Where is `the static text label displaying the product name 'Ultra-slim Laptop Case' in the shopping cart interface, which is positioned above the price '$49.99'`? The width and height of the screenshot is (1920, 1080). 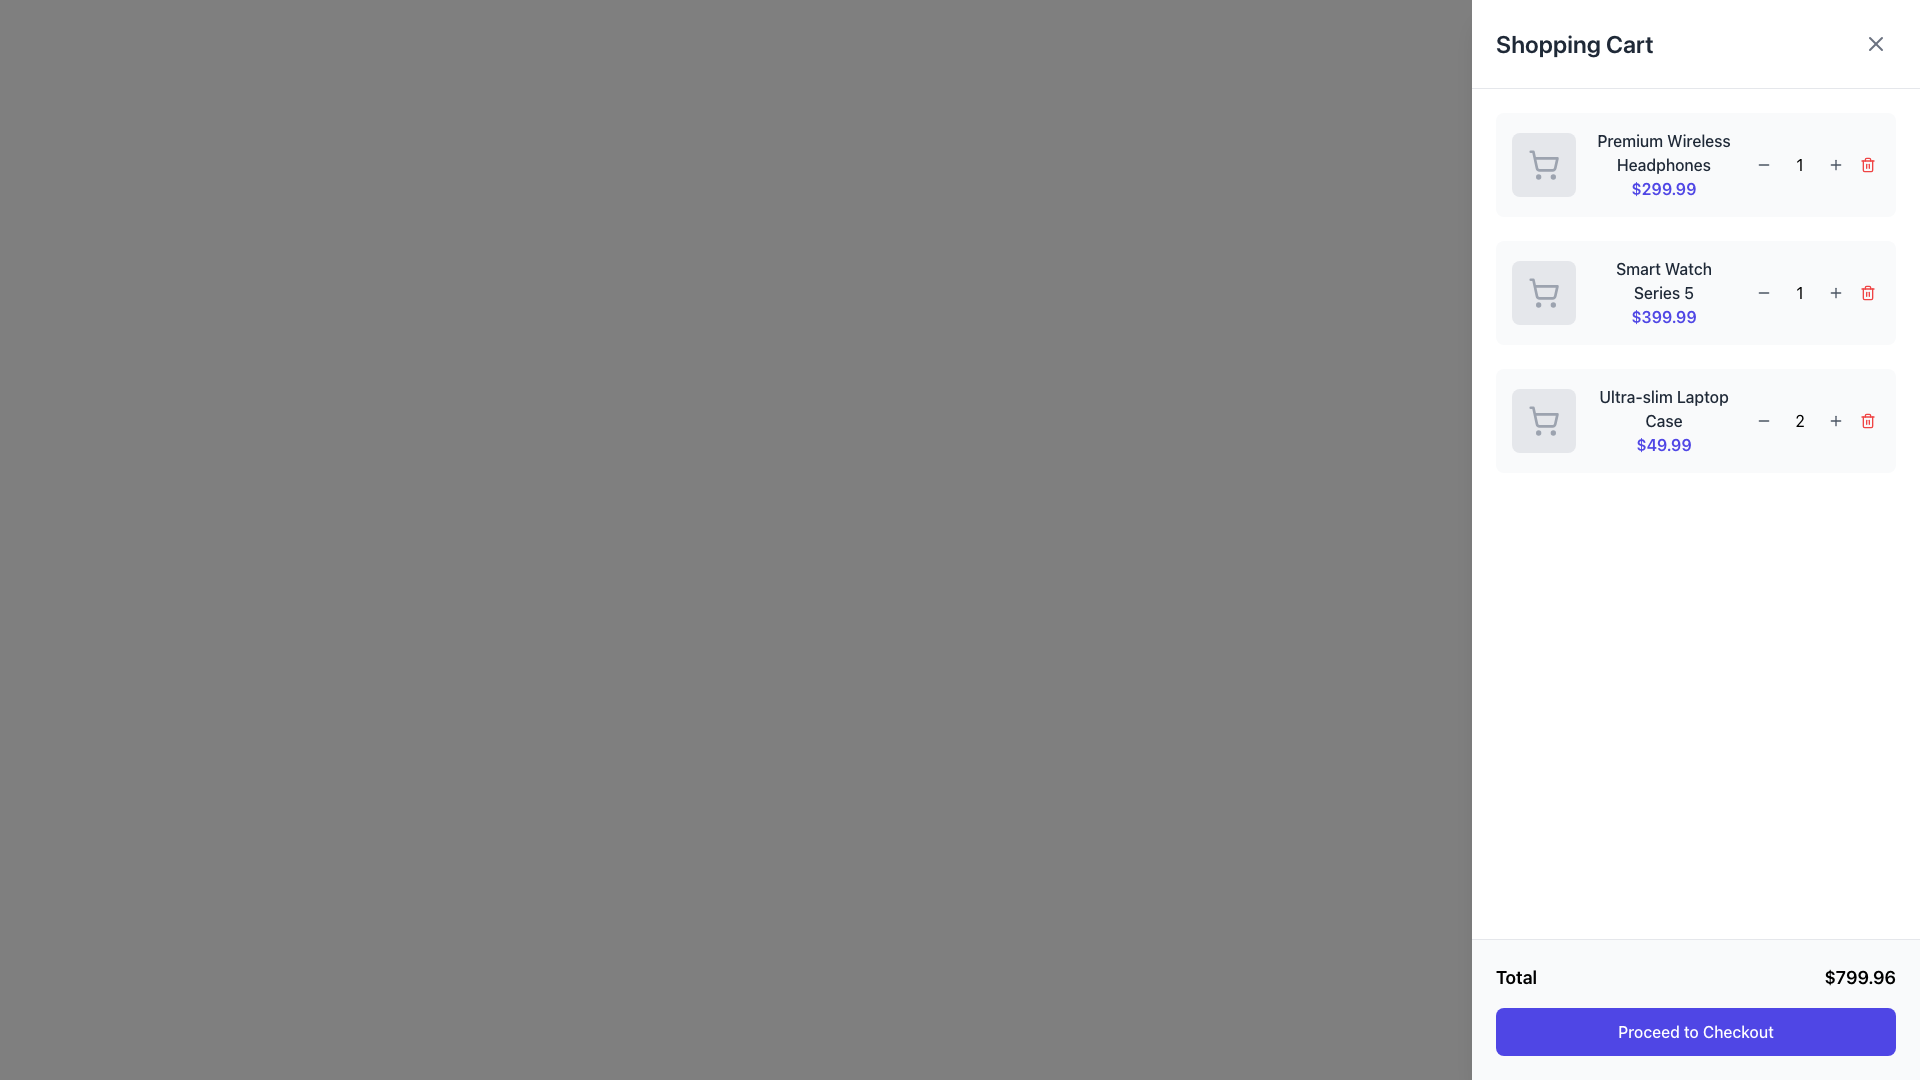
the static text label displaying the product name 'Ultra-slim Laptop Case' in the shopping cart interface, which is positioned above the price '$49.99' is located at coordinates (1664, 407).